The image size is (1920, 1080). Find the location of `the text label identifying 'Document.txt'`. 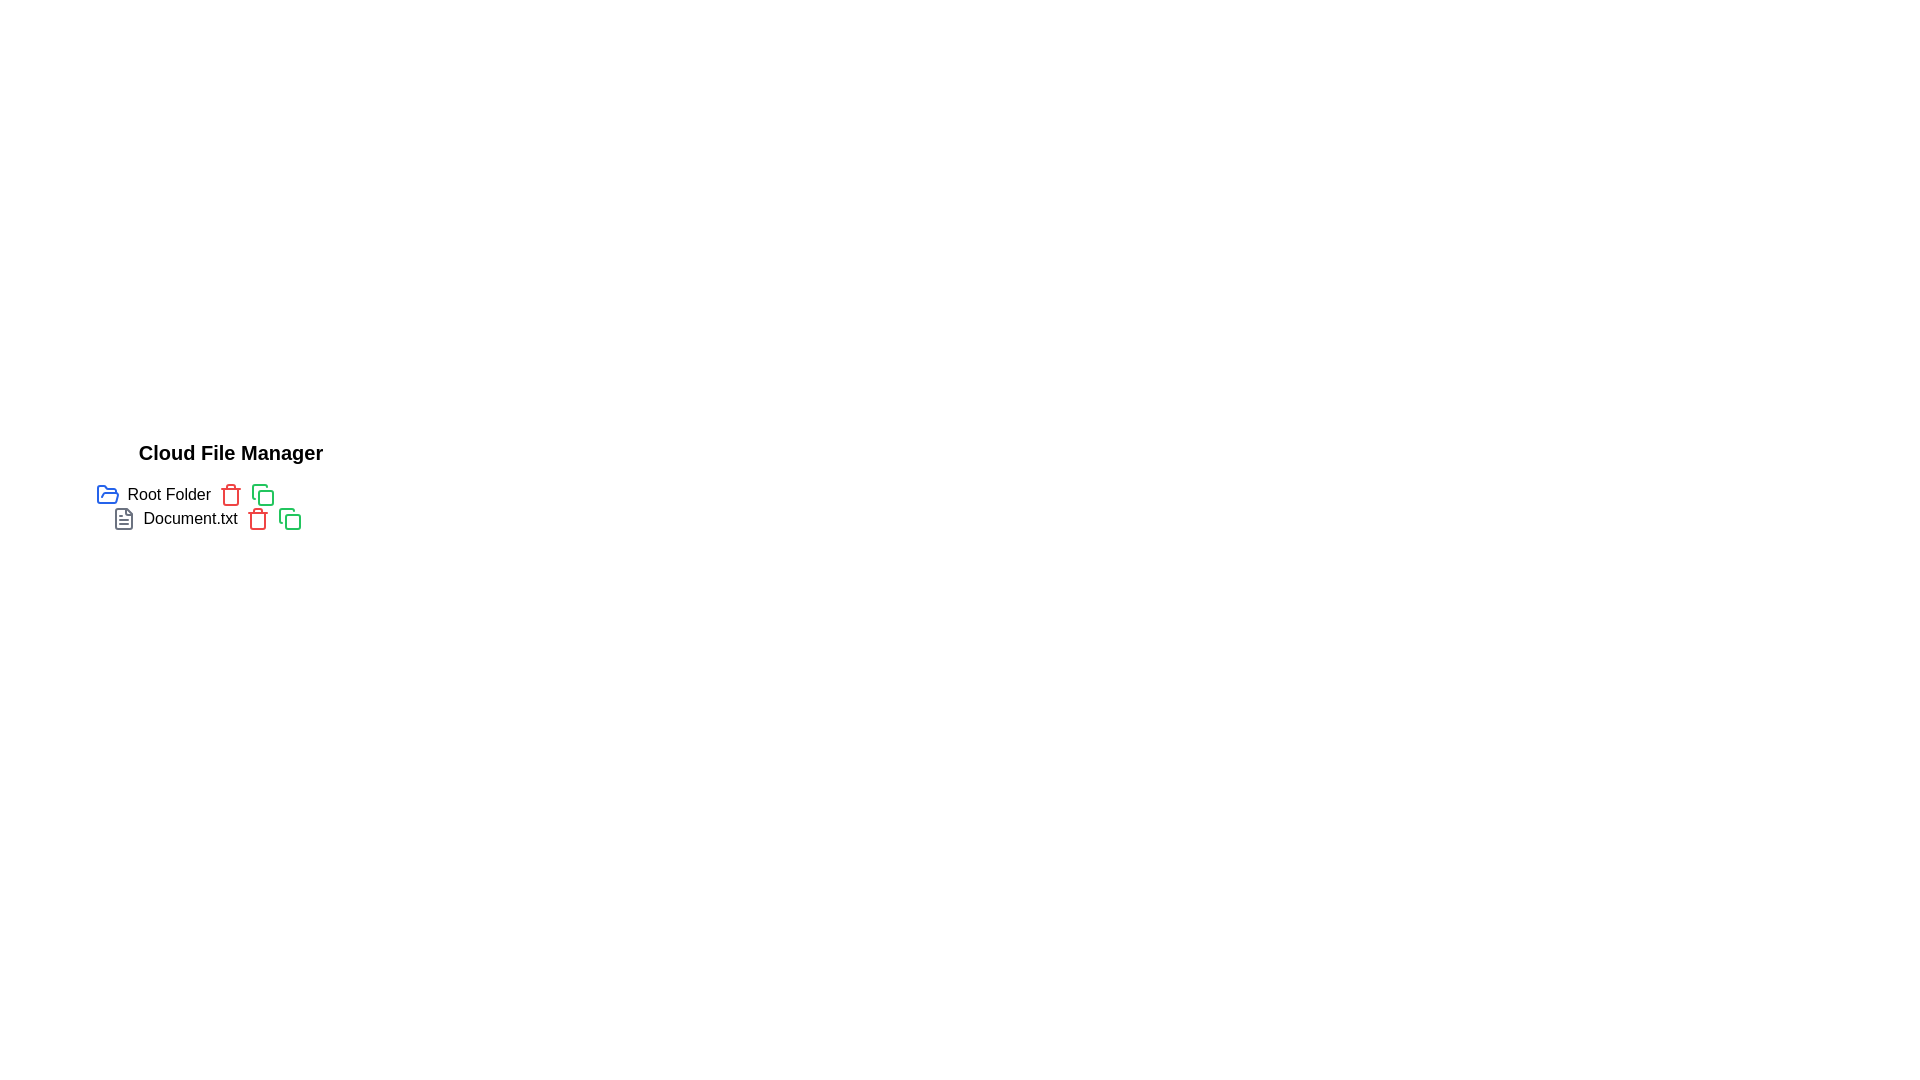

the text label identifying 'Document.txt' is located at coordinates (190, 518).